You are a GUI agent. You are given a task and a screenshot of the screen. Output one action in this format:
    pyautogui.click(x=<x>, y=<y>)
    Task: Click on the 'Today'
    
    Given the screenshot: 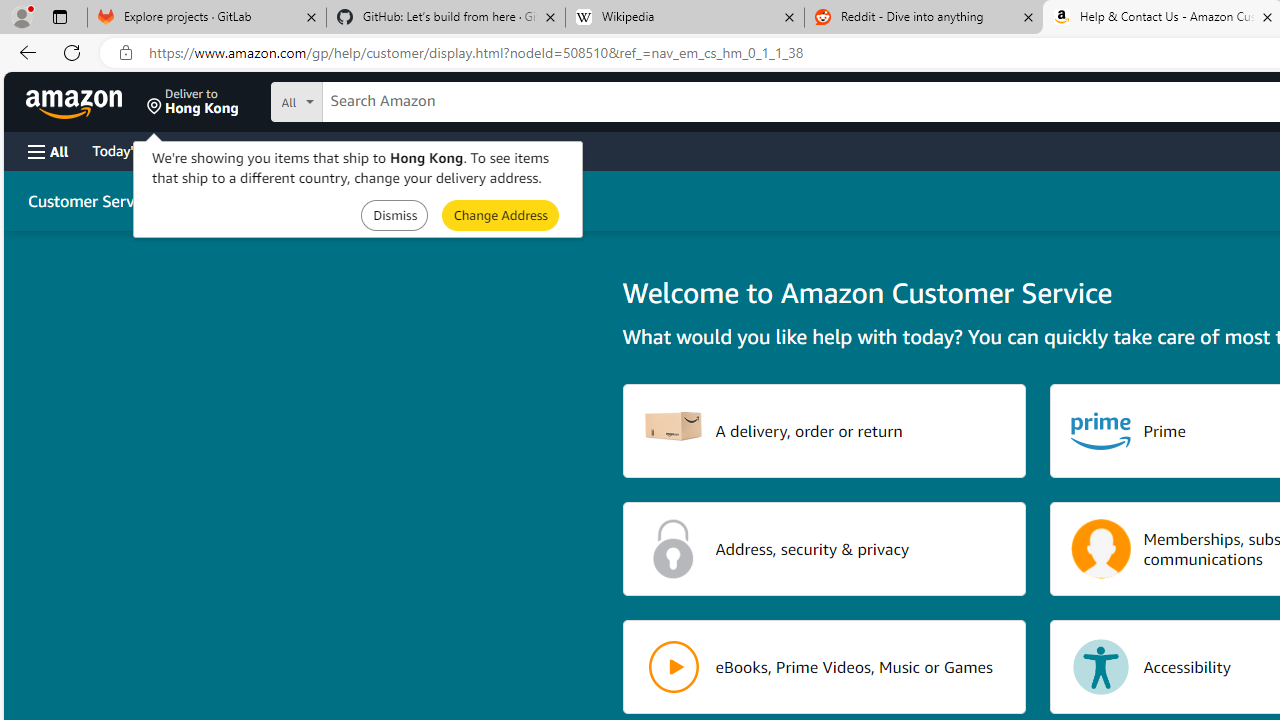 What is the action you would take?
    pyautogui.click(x=133, y=149)
    